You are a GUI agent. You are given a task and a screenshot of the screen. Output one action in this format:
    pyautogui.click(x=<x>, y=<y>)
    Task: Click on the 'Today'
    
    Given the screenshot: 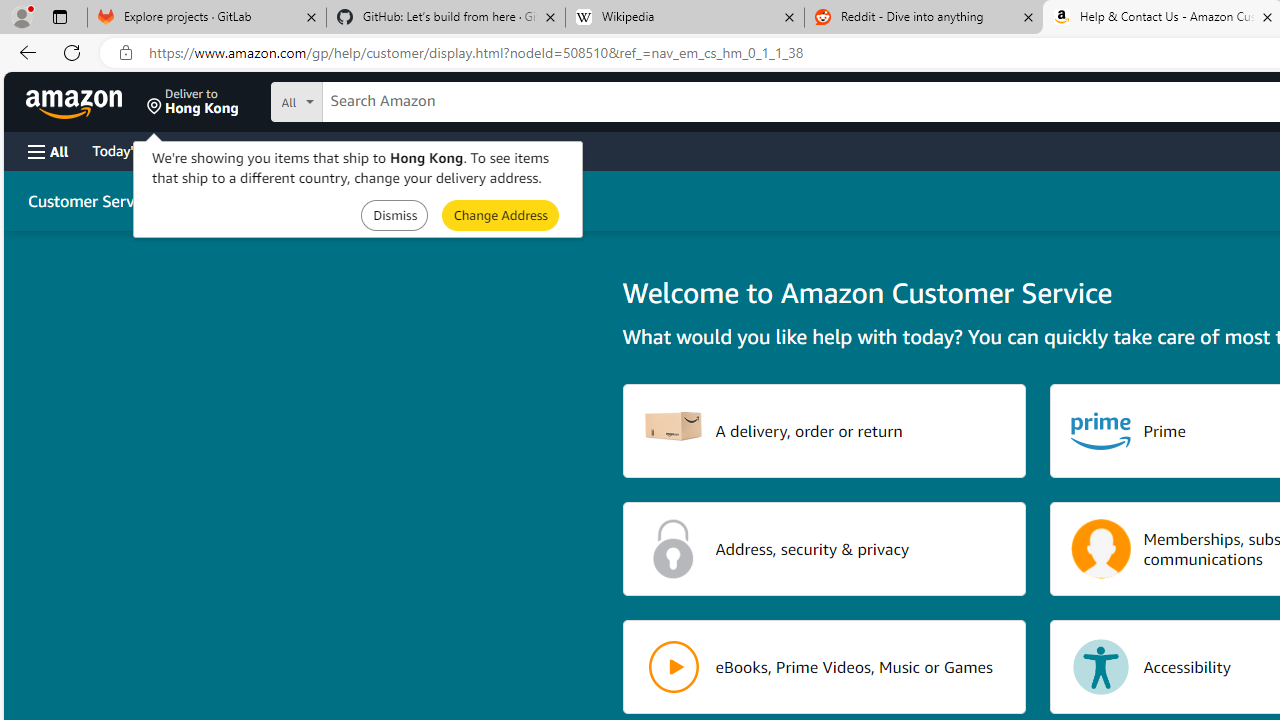 What is the action you would take?
    pyautogui.click(x=133, y=149)
    